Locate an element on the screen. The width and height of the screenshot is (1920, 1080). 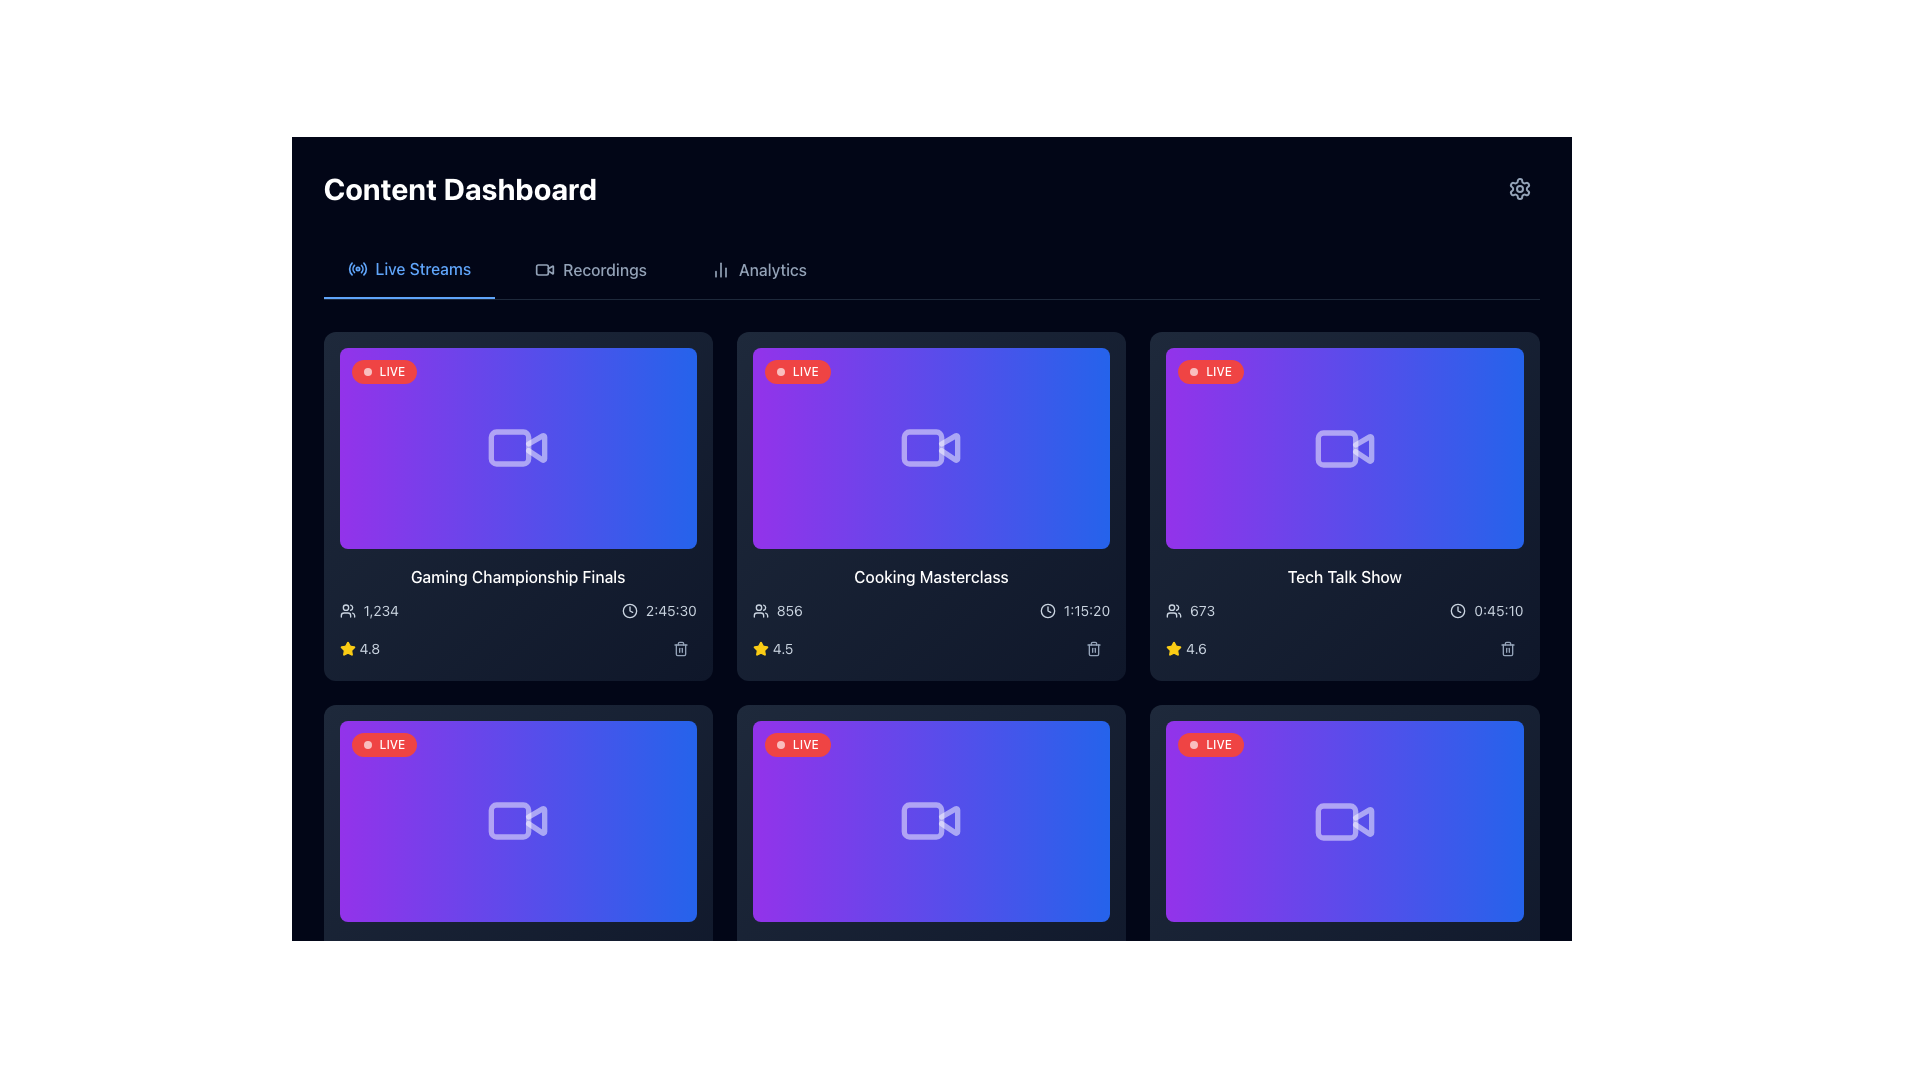
the text label indicating the number of users associated with the 'Cooking Masterclass' session, located in the lower section of the card within the 'Live Streams' grid, to the left of the time indicator '1:15:20' is located at coordinates (776, 609).